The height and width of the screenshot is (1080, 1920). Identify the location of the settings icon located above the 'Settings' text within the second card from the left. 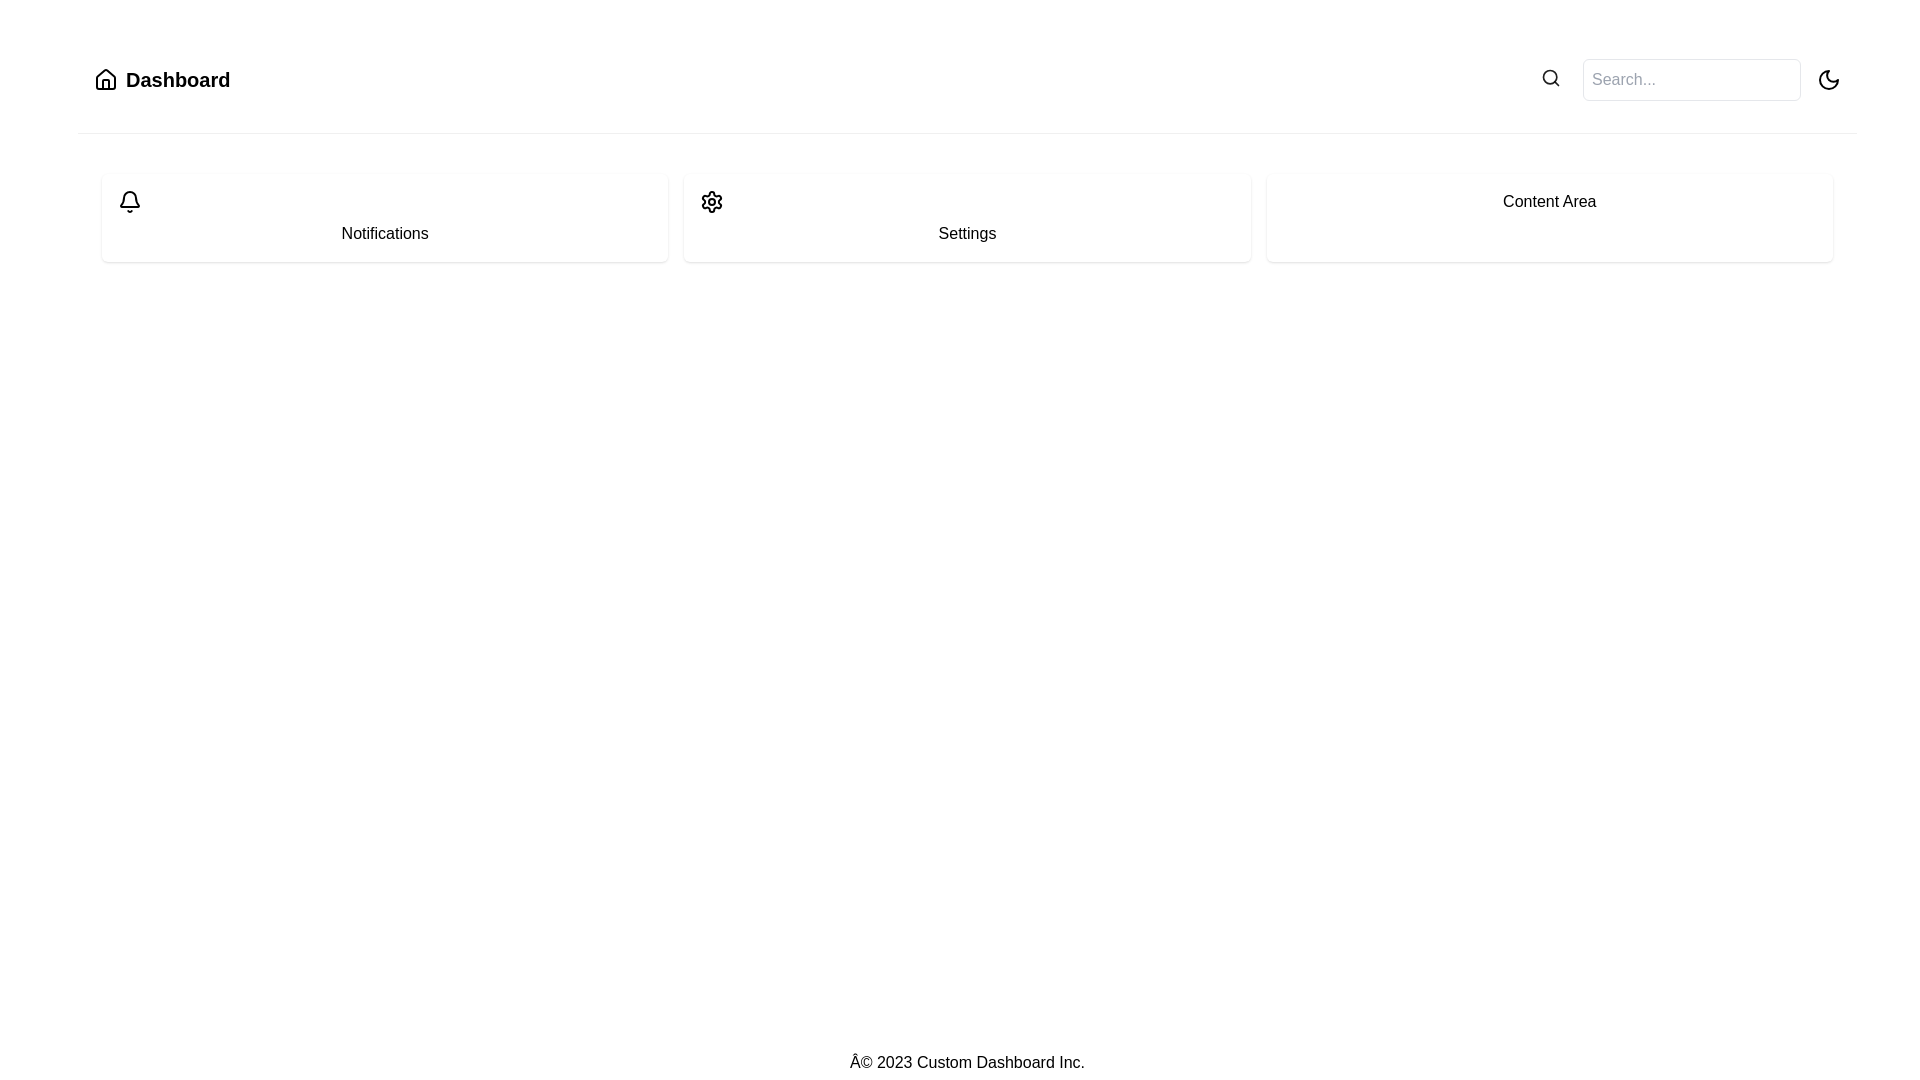
(712, 201).